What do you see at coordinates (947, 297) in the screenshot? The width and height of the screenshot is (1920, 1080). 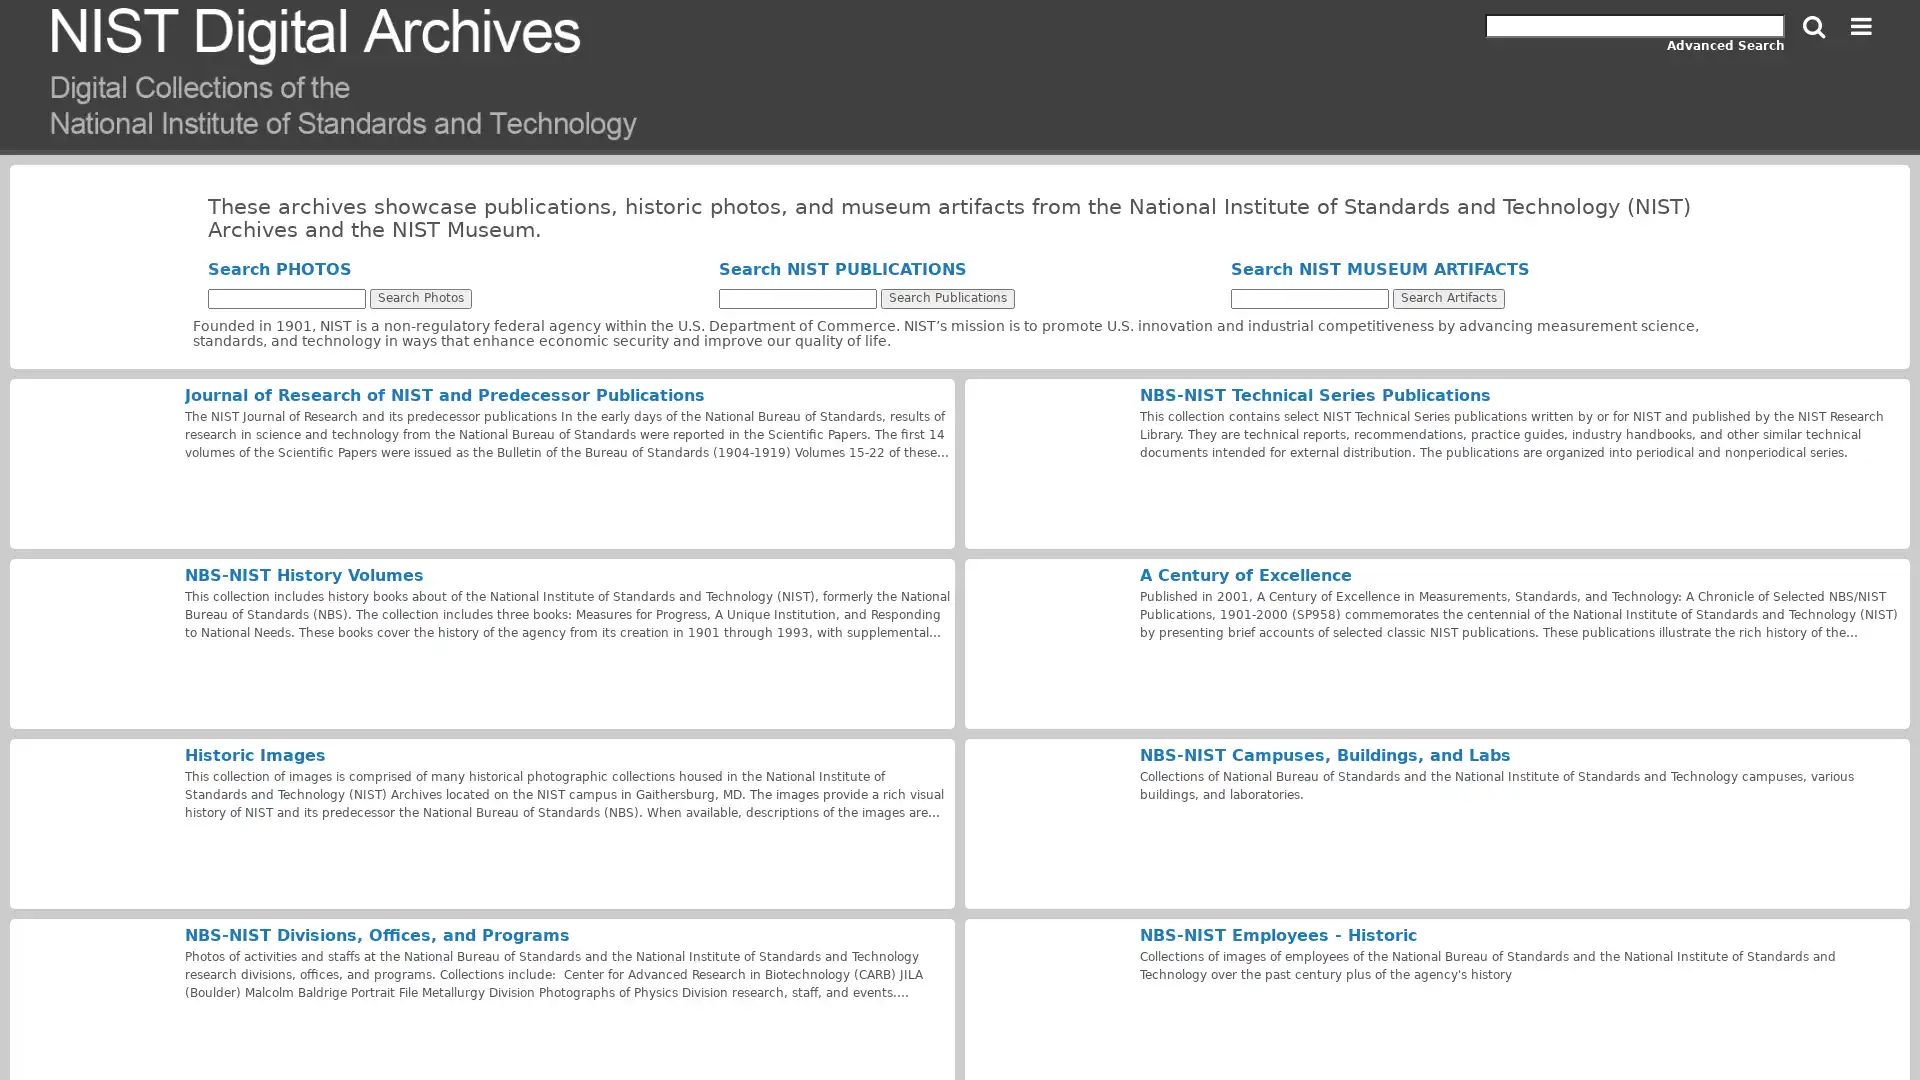 I see `Search Publications` at bounding box center [947, 297].